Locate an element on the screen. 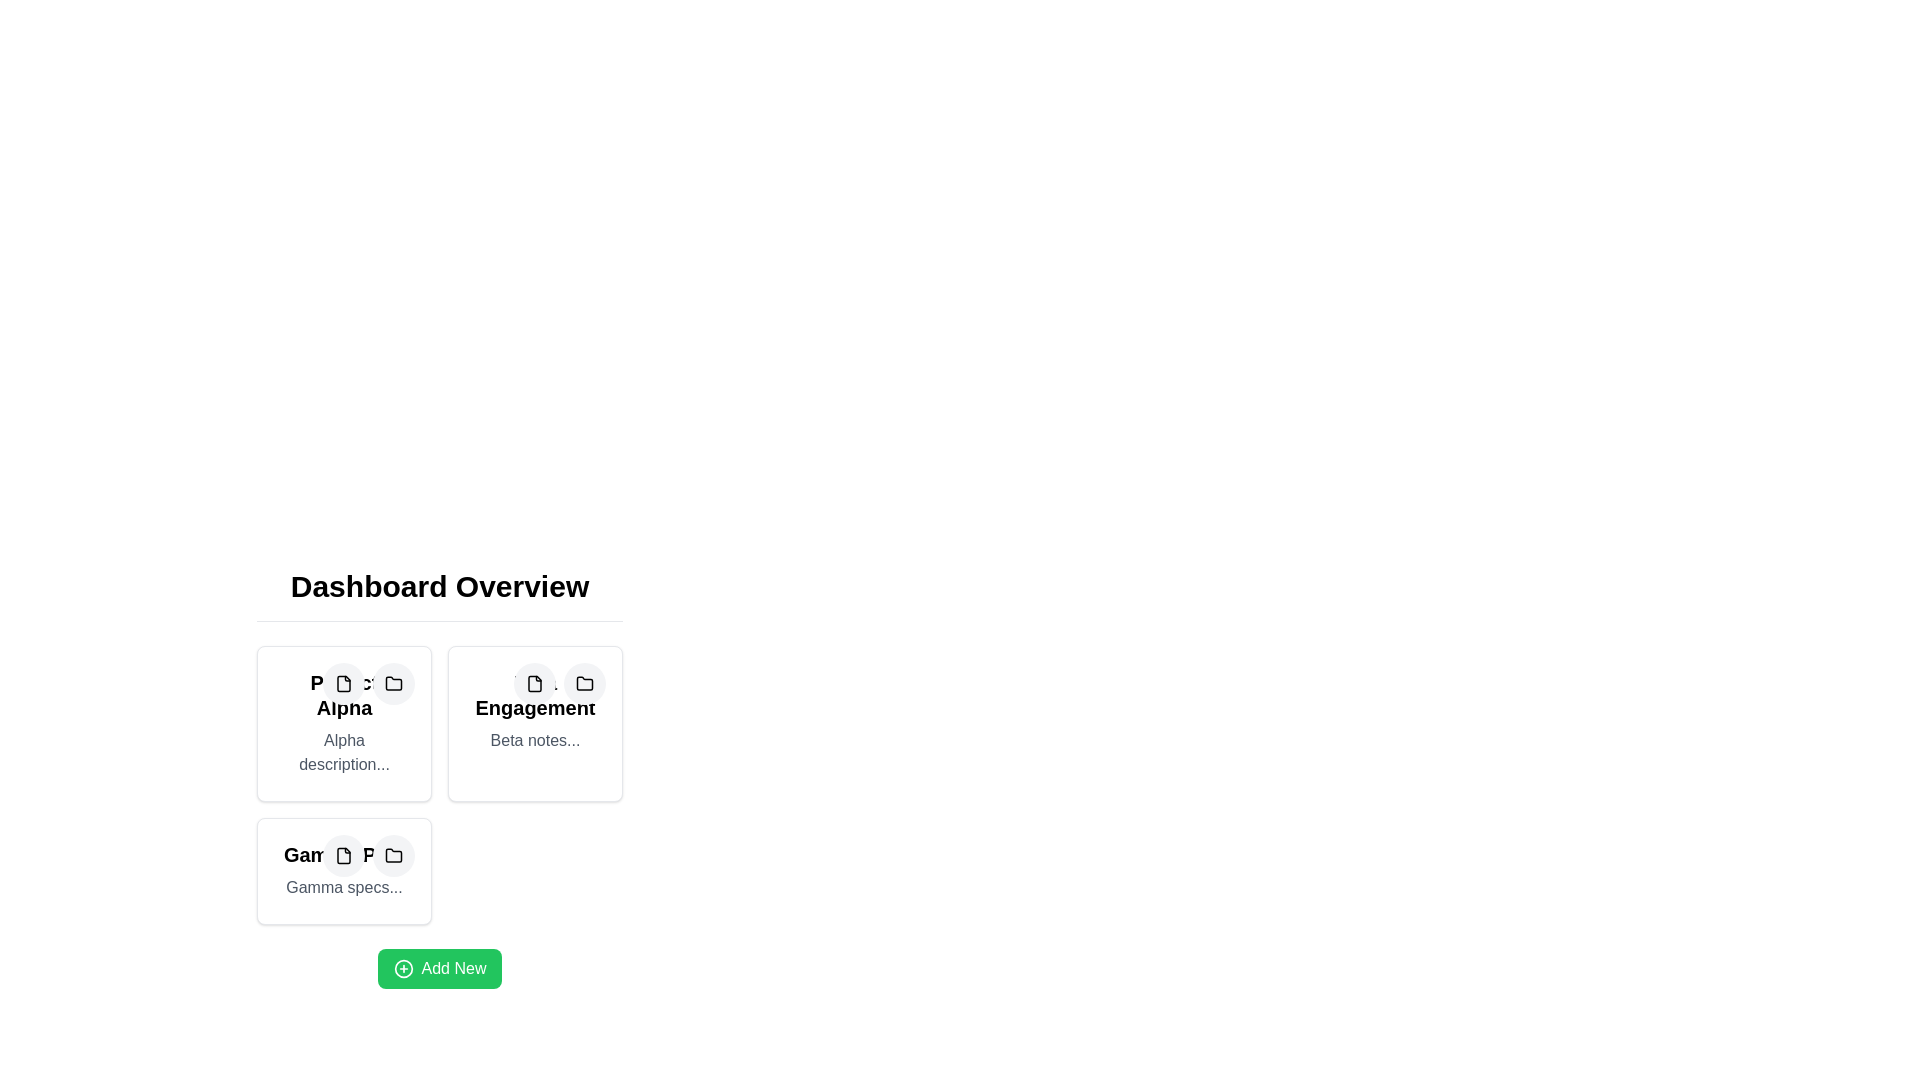  the circular button with a light gray background and a document icon, located at the top-right corner of the Engagement card is located at coordinates (534, 682).